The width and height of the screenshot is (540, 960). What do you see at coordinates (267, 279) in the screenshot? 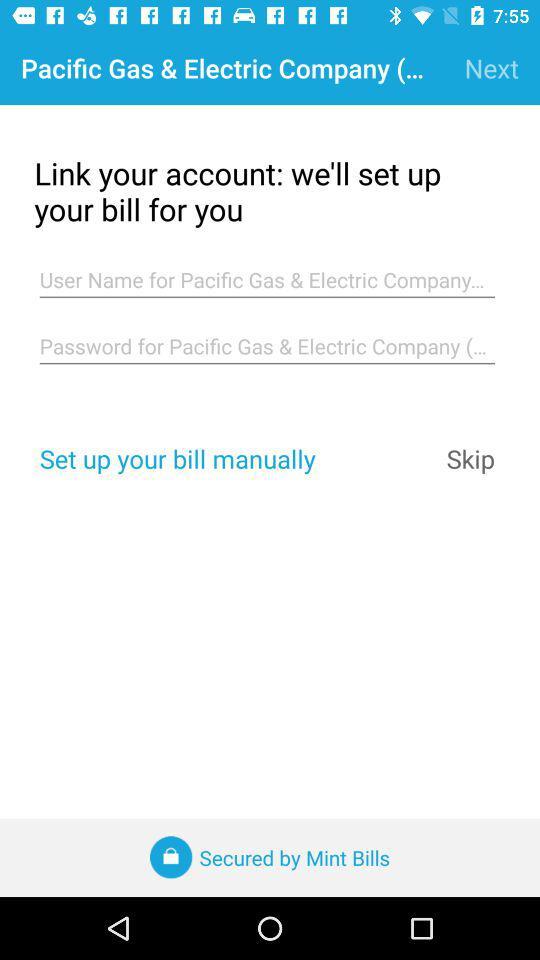
I see `username for login` at bounding box center [267, 279].